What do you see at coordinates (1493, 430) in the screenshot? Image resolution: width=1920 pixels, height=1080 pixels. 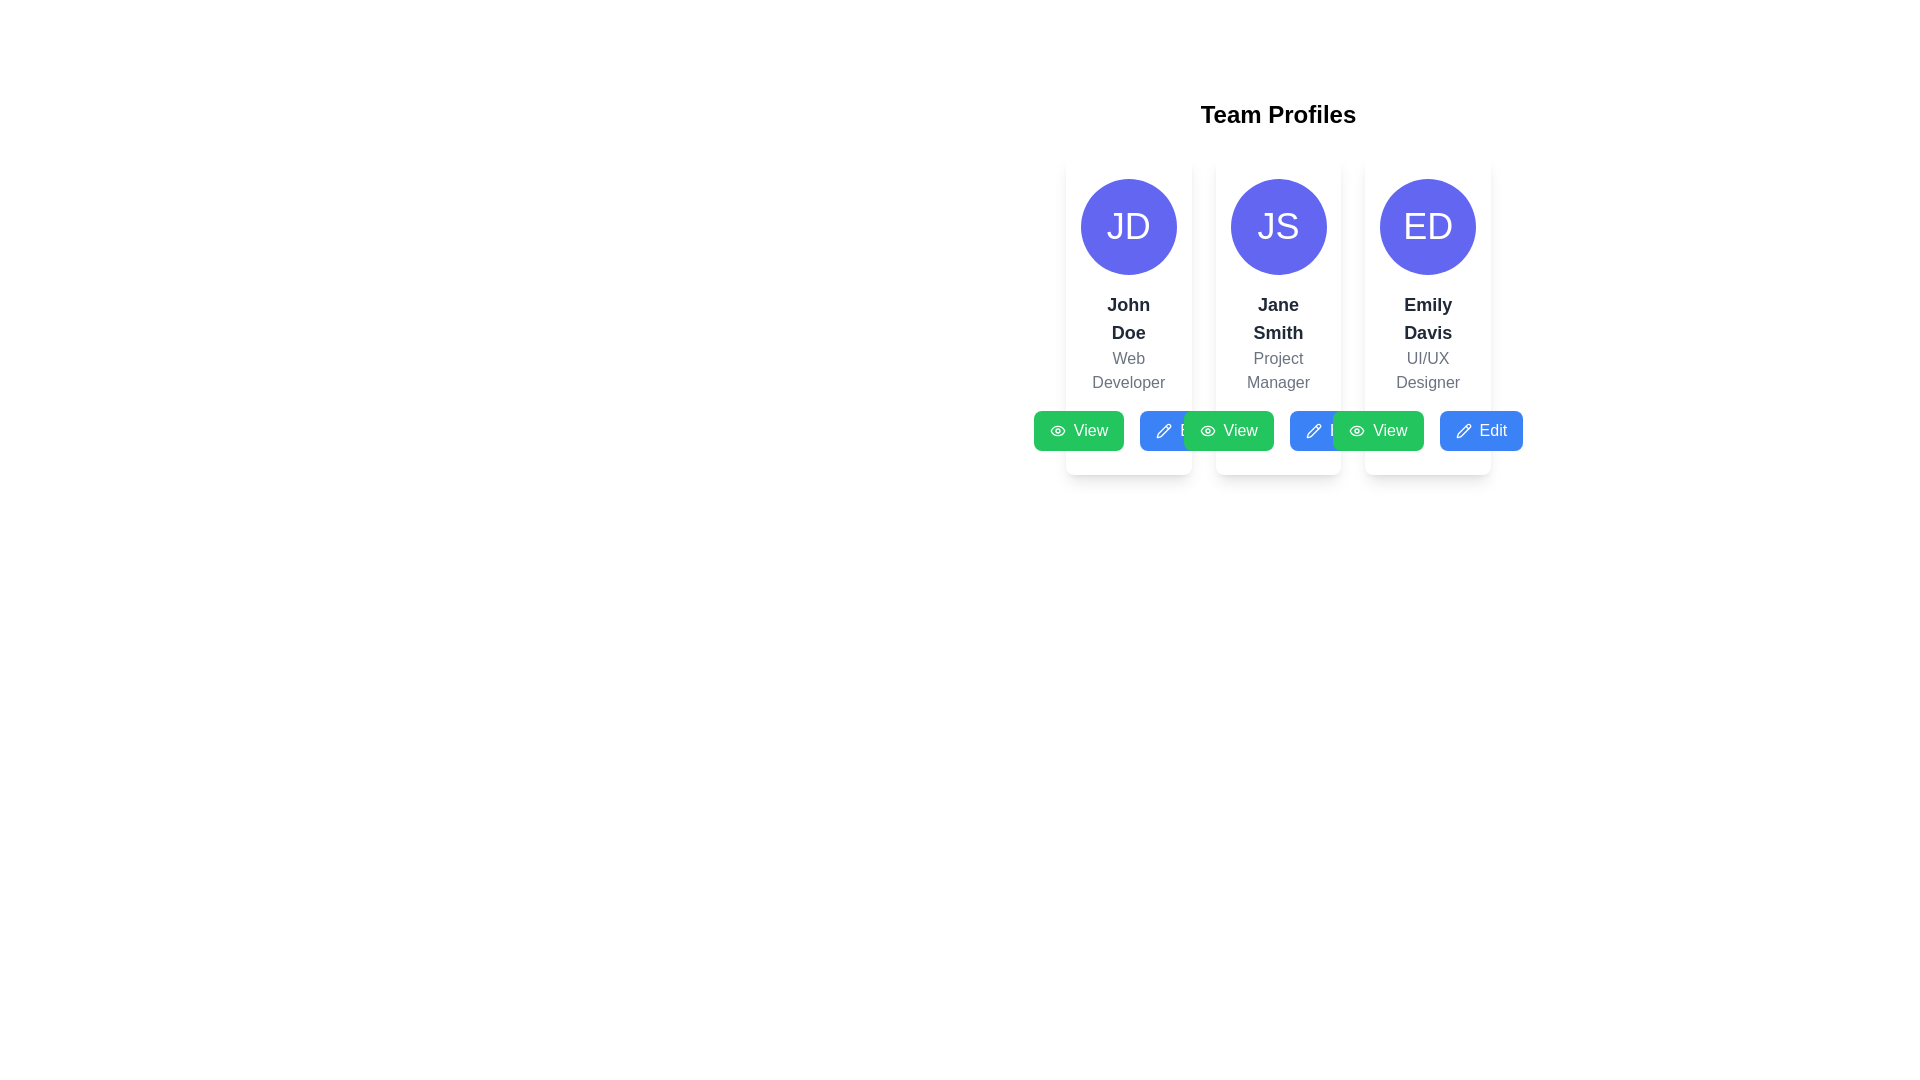 I see `the 'Edit' button located at the bottom right of the 'Emily Davis' profile card, which is a rounded rectangular button with white text on a blue background` at bounding box center [1493, 430].